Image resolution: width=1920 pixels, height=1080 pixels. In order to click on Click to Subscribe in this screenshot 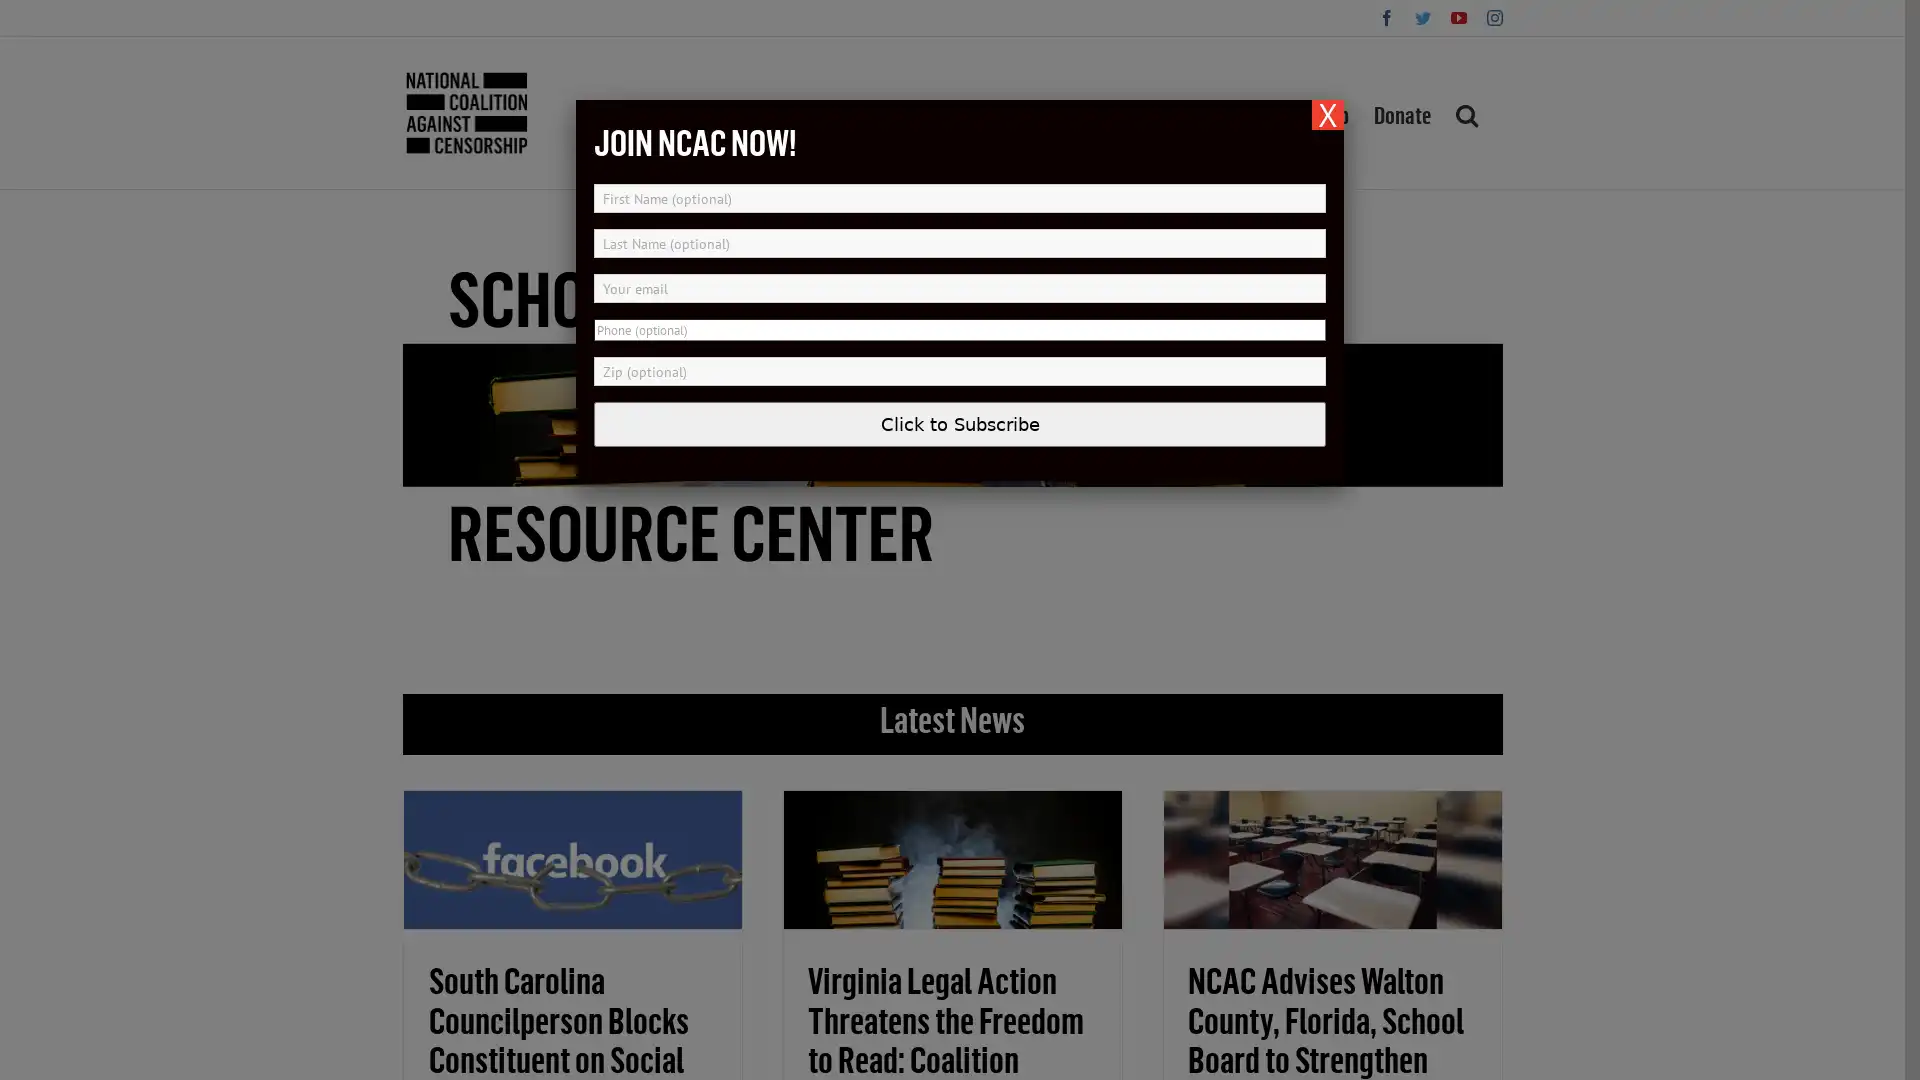, I will do `click(960, 423)`.